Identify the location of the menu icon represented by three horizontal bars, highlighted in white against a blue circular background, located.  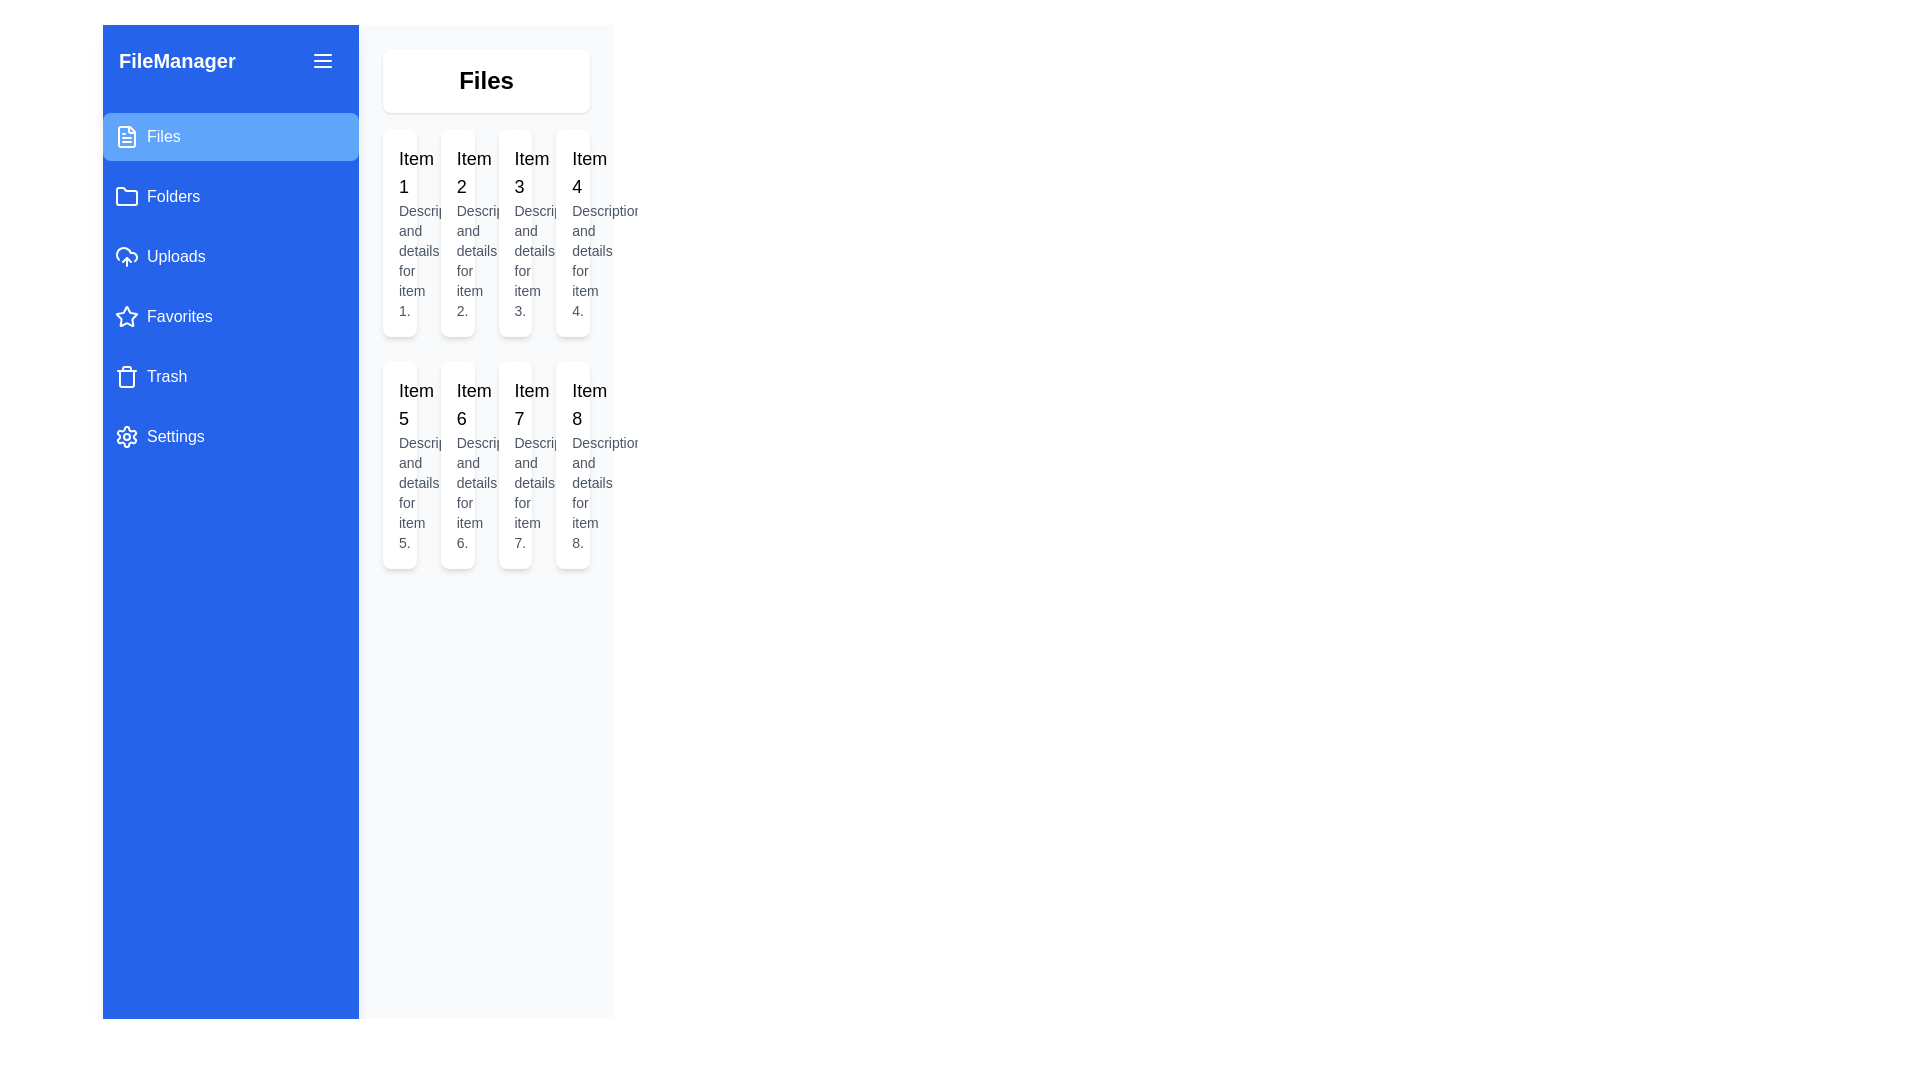
(322, 60).